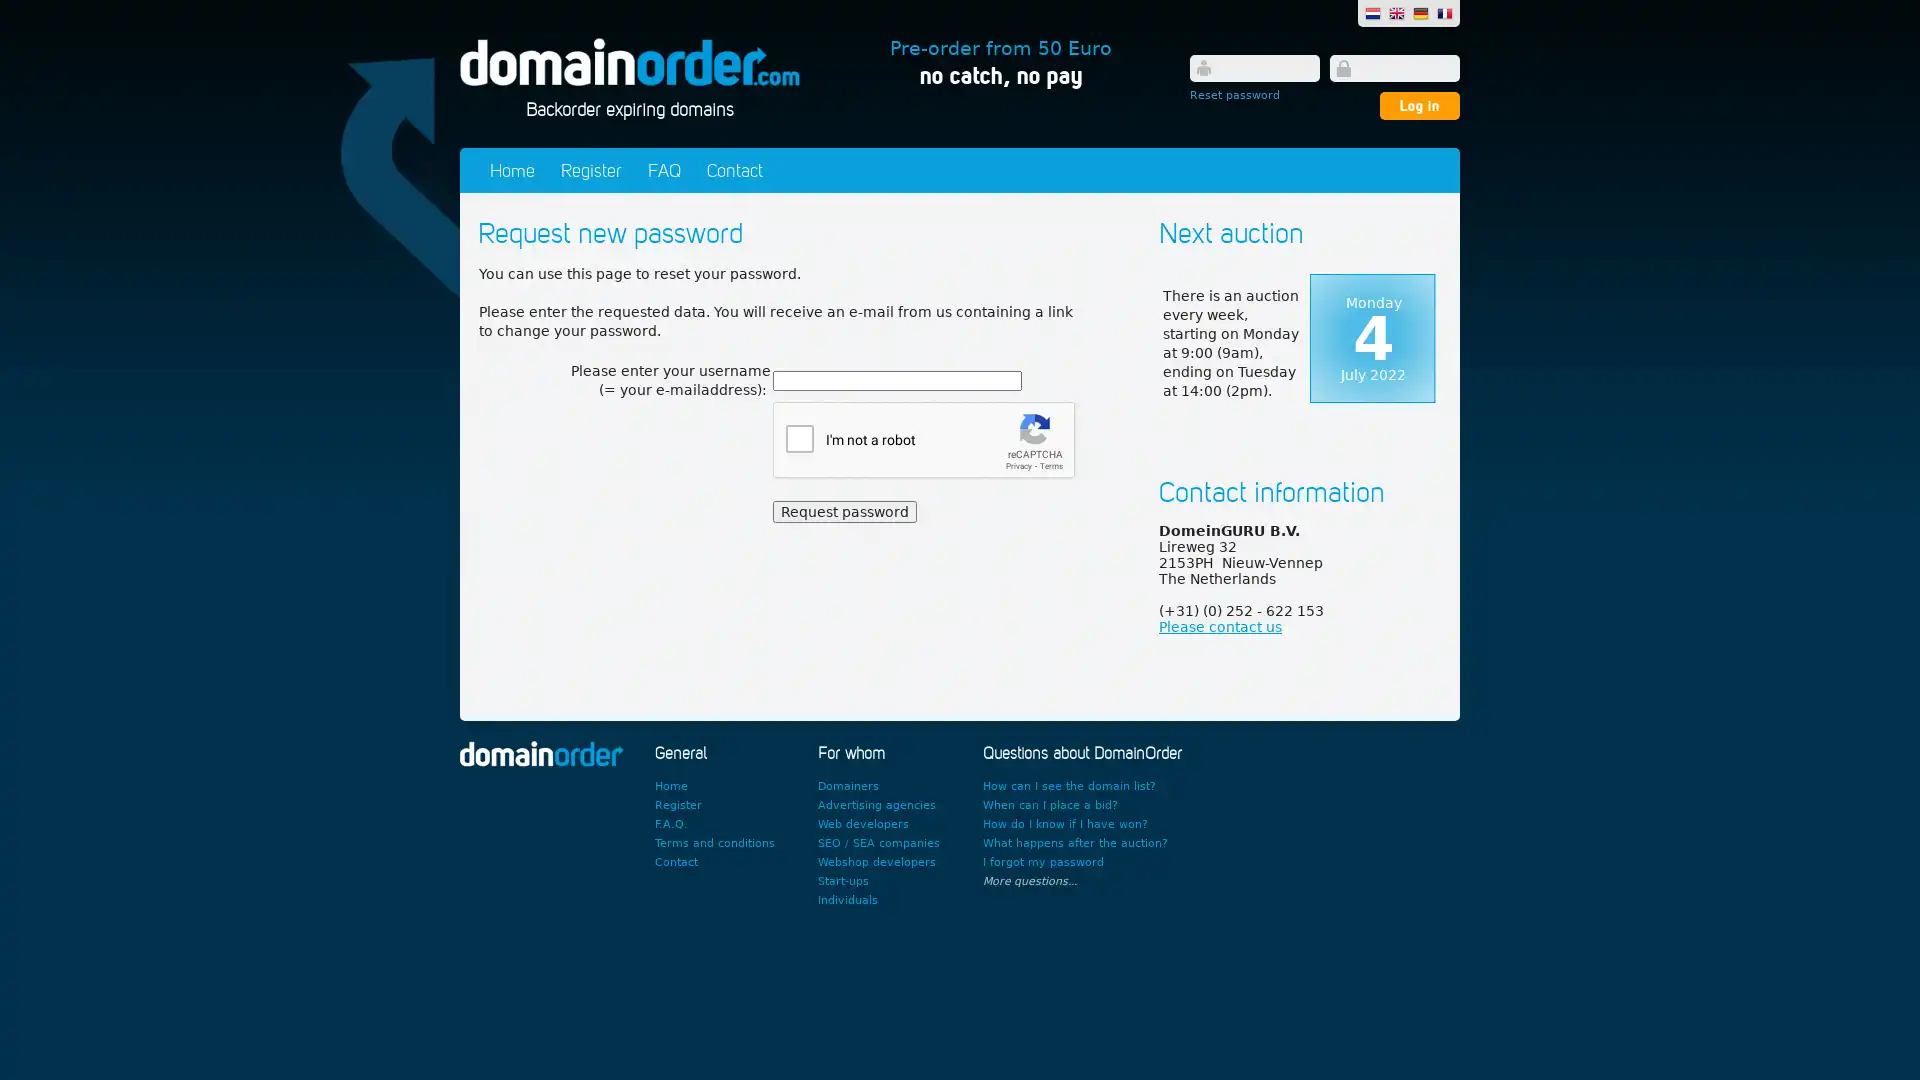 The image size is (1920, 1080). What do you see at coordinates (1419, 105) in the screenshot?
I see `Log in` at bounding box center [1419, 105].